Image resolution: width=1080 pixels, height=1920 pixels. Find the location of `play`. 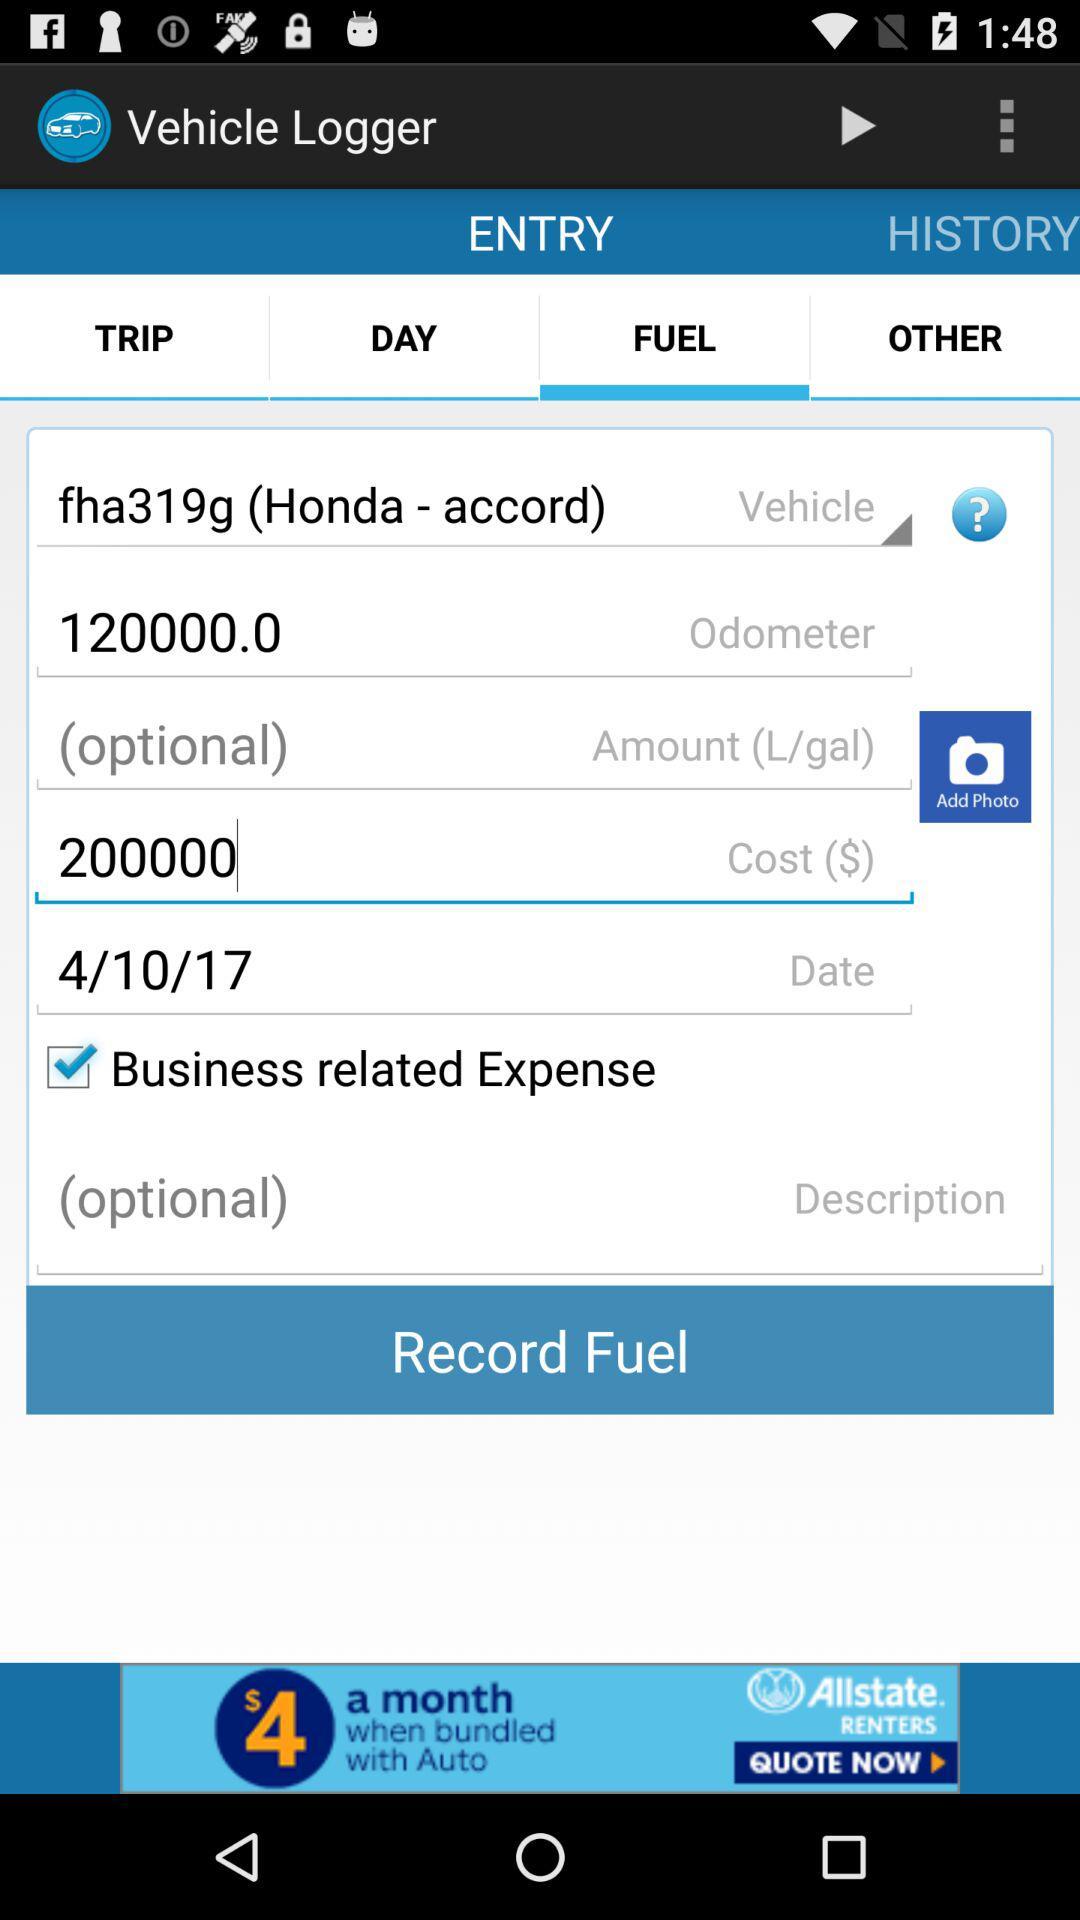

play is located at coordinates (974, 765).